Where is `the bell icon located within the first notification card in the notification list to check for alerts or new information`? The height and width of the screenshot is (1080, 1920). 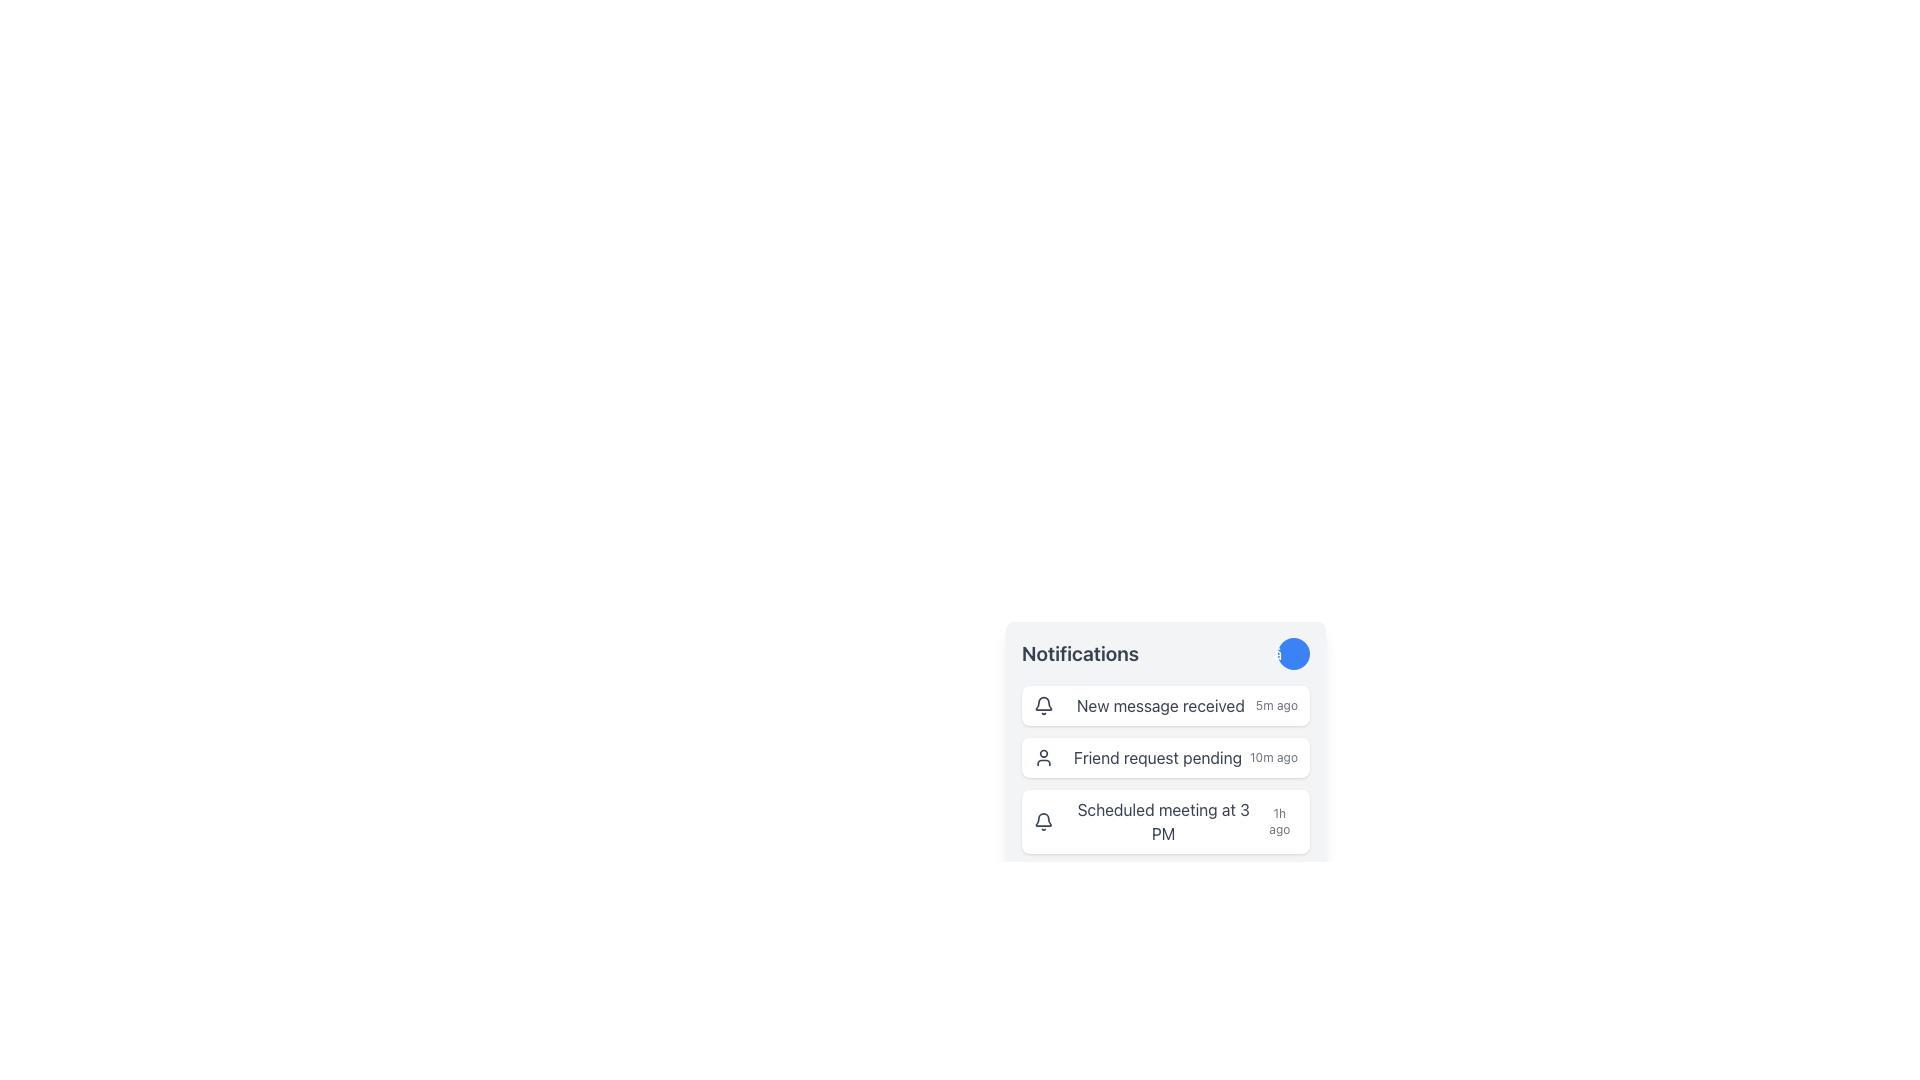
the bell icon located within the first notification card in the notification list to check for alerts or new information is located at coordinates (1042, 704).